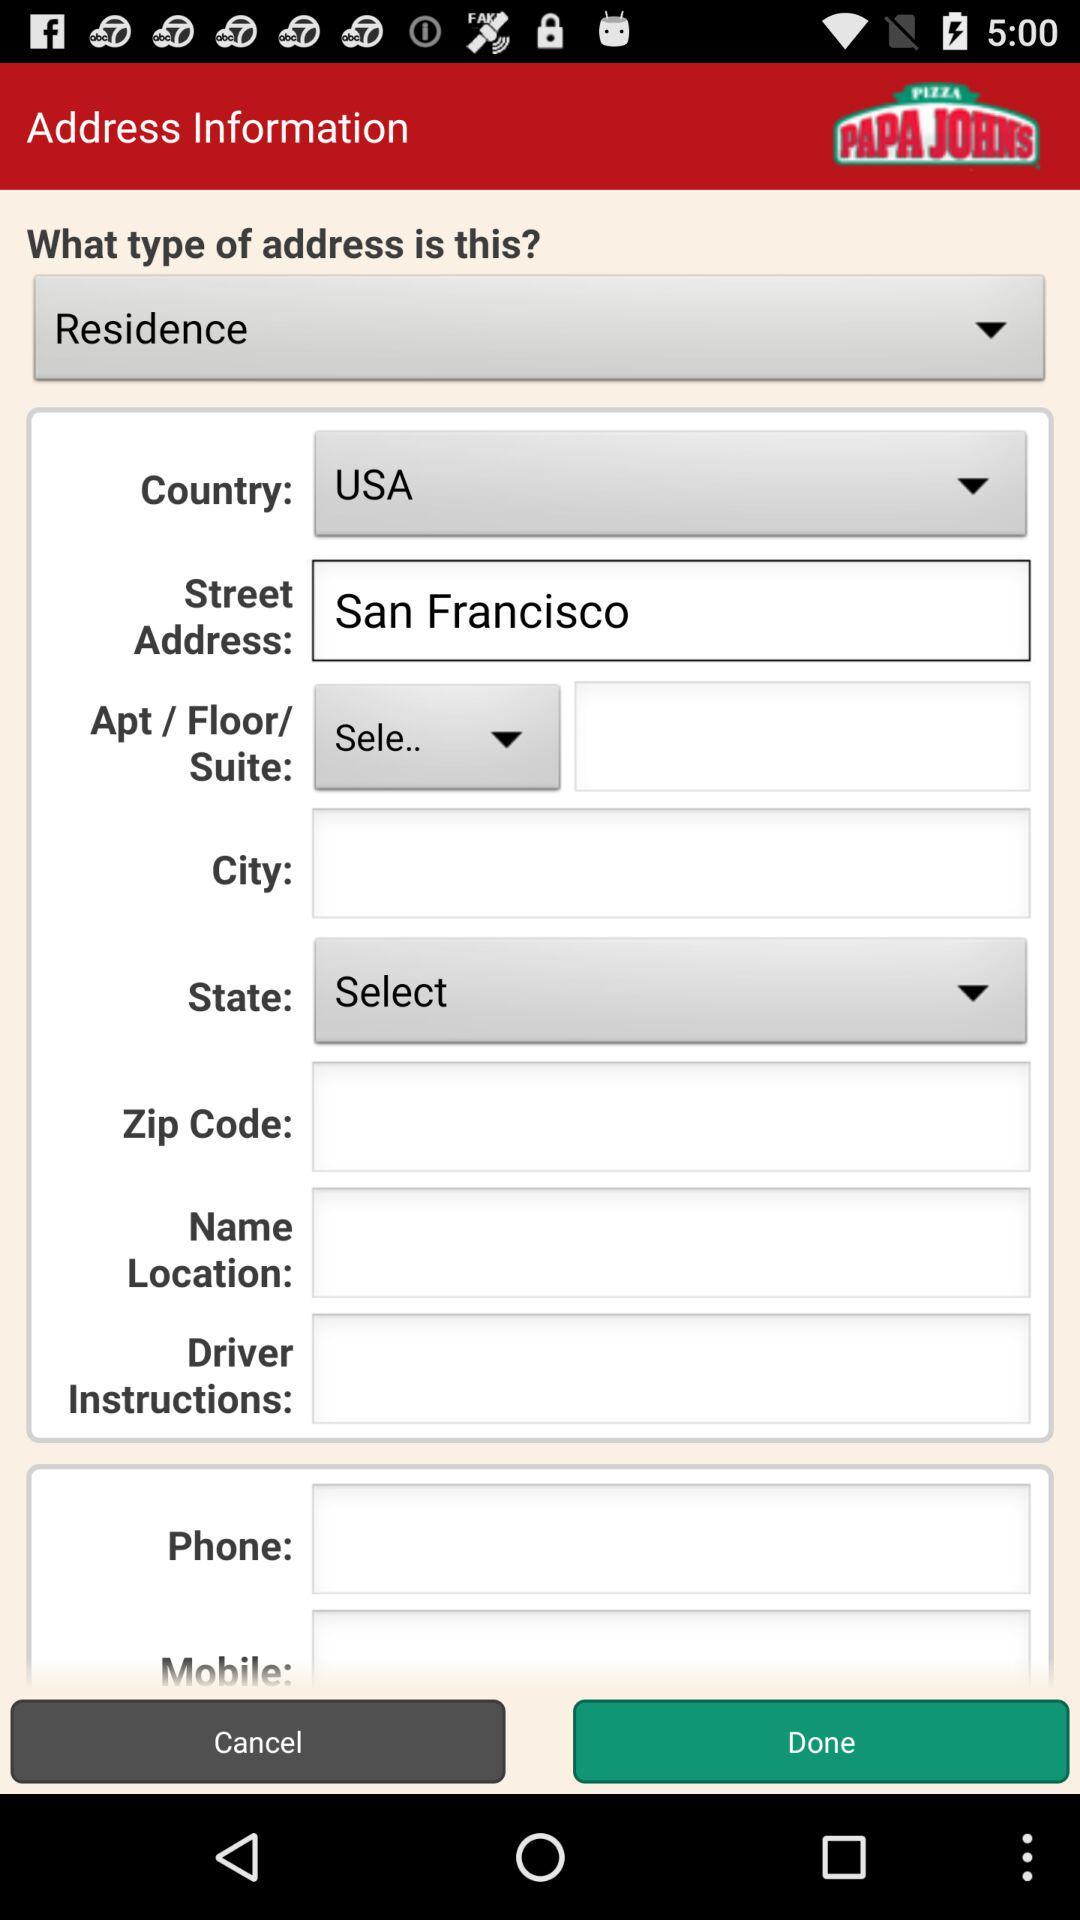 Image resolution: width=1080 pixels, height=1920 pixels. What do you see at coordinates (671, 1122) in the screenshot?
I see `the zip code pox` at bounding box center [671, 1122].